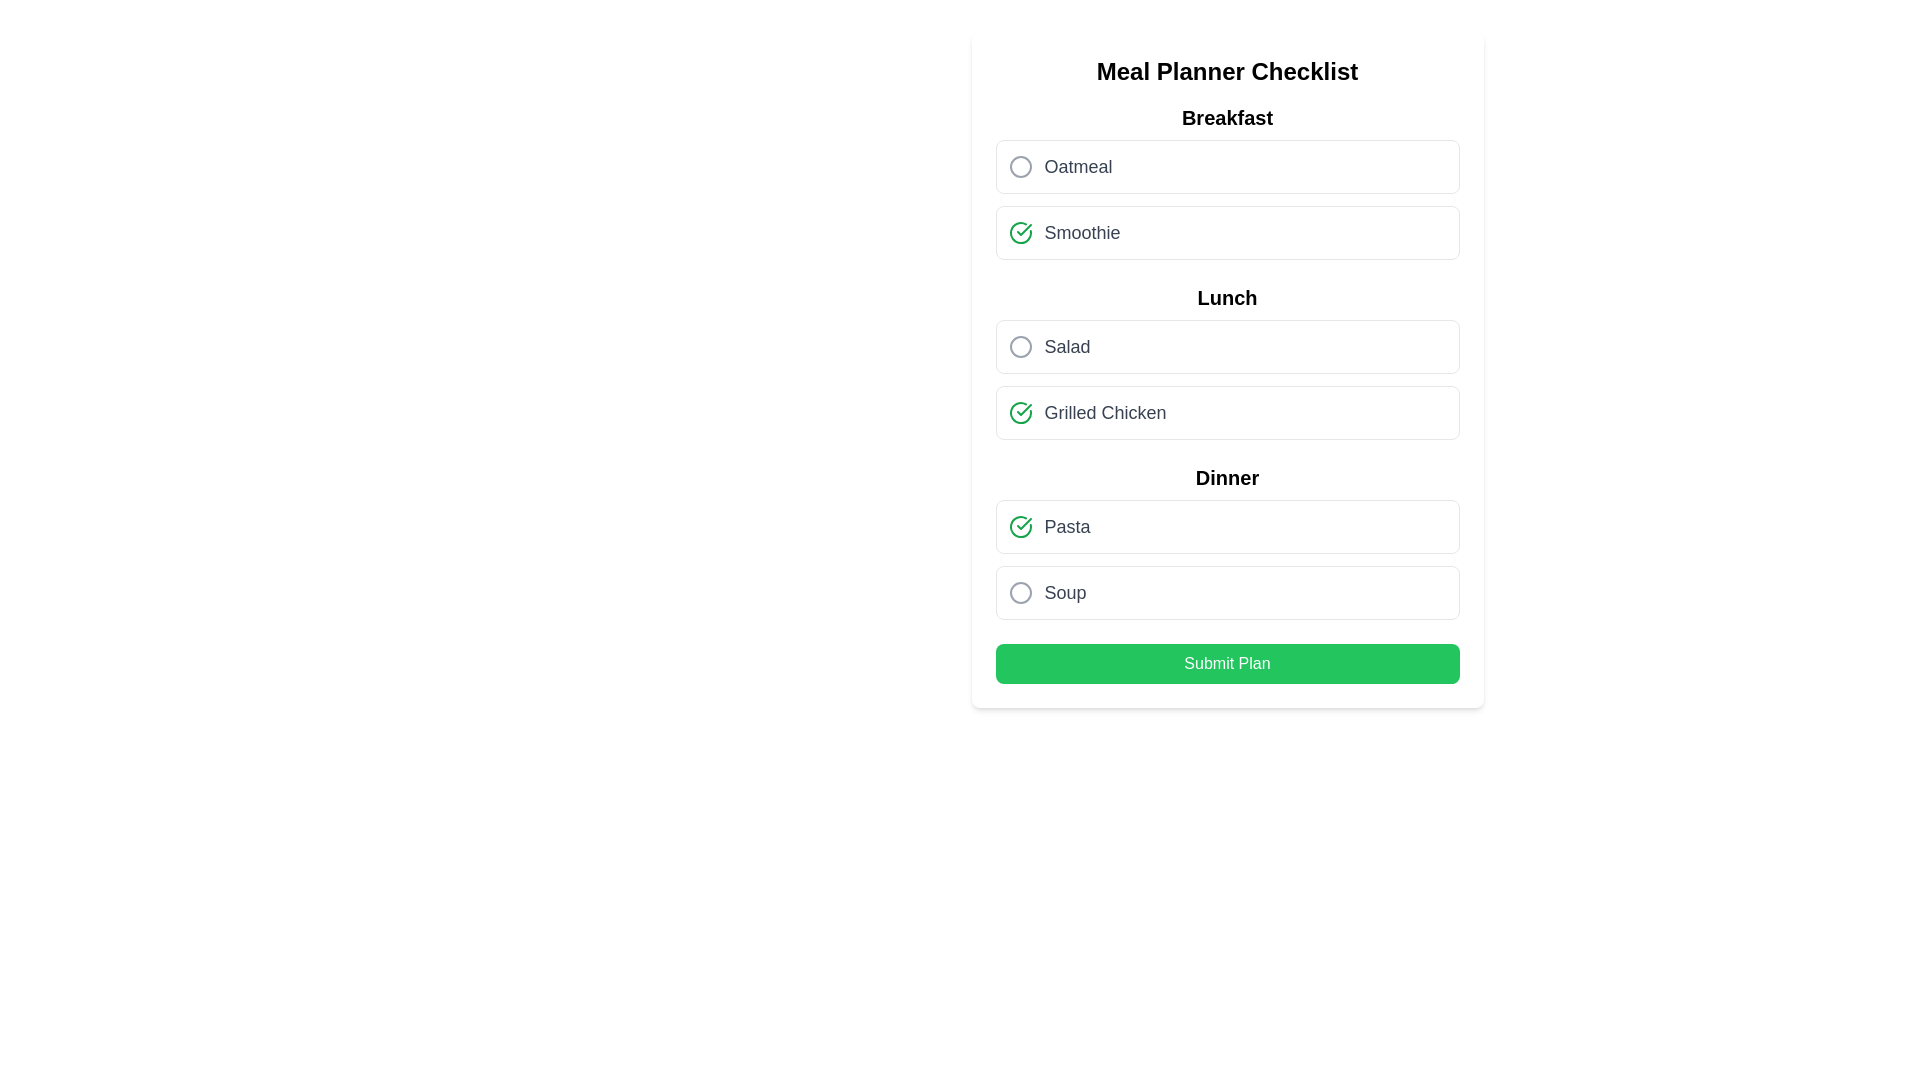 This screenshot has width=1920, height=1080. Describe the element at coordinates (1020, 592) in the screenshot. I see `the circular icon indicating the unchecked state for the 'Soup' item in the Dinner section of the Meal Planner Checklist` at that location.